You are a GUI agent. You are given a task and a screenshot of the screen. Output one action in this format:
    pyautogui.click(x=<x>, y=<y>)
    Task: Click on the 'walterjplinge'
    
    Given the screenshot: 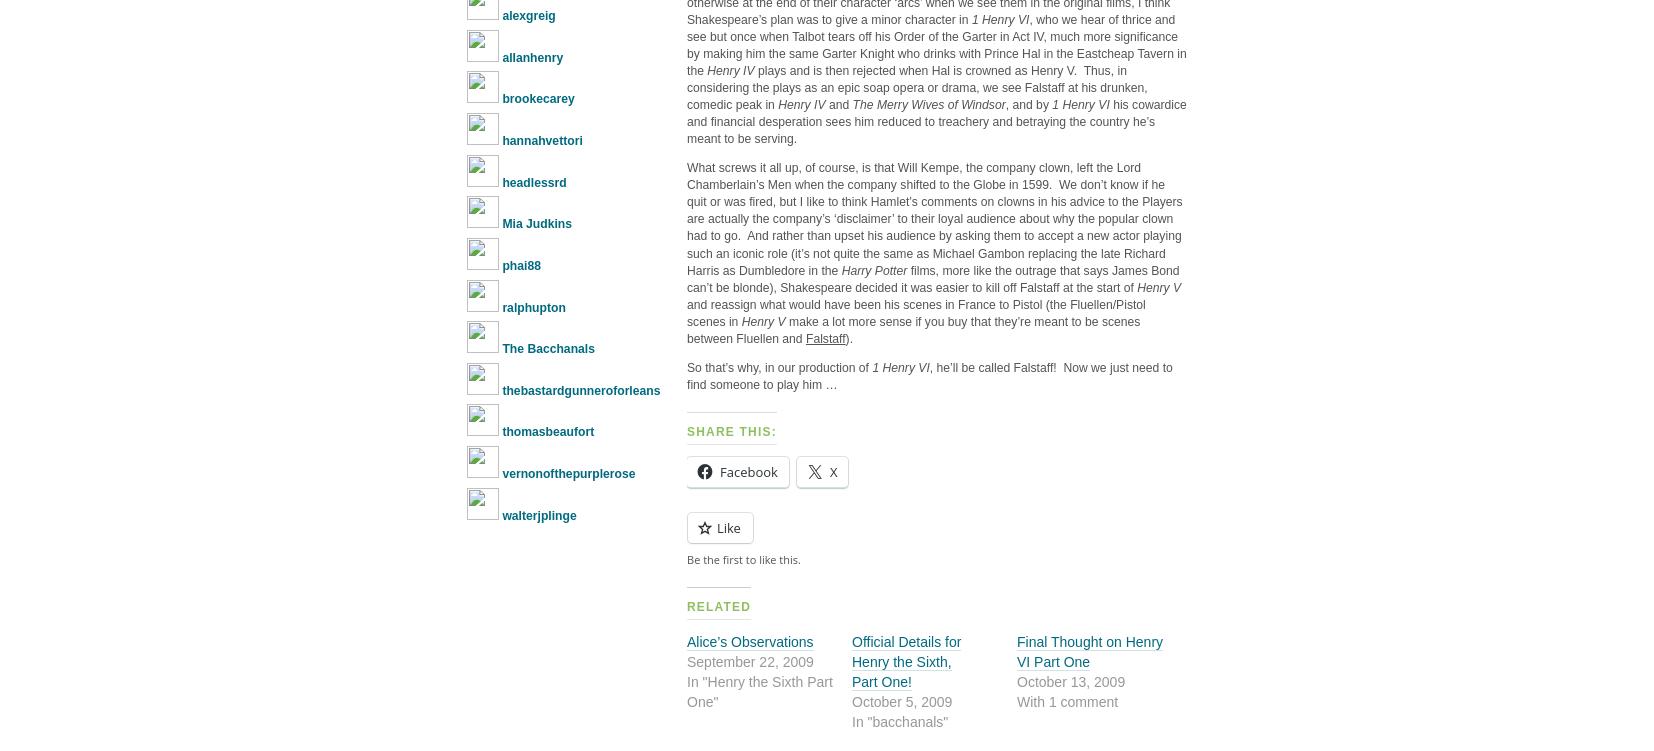 What is the action you would take?
    pyautogui.click(x=539, y=515)
    